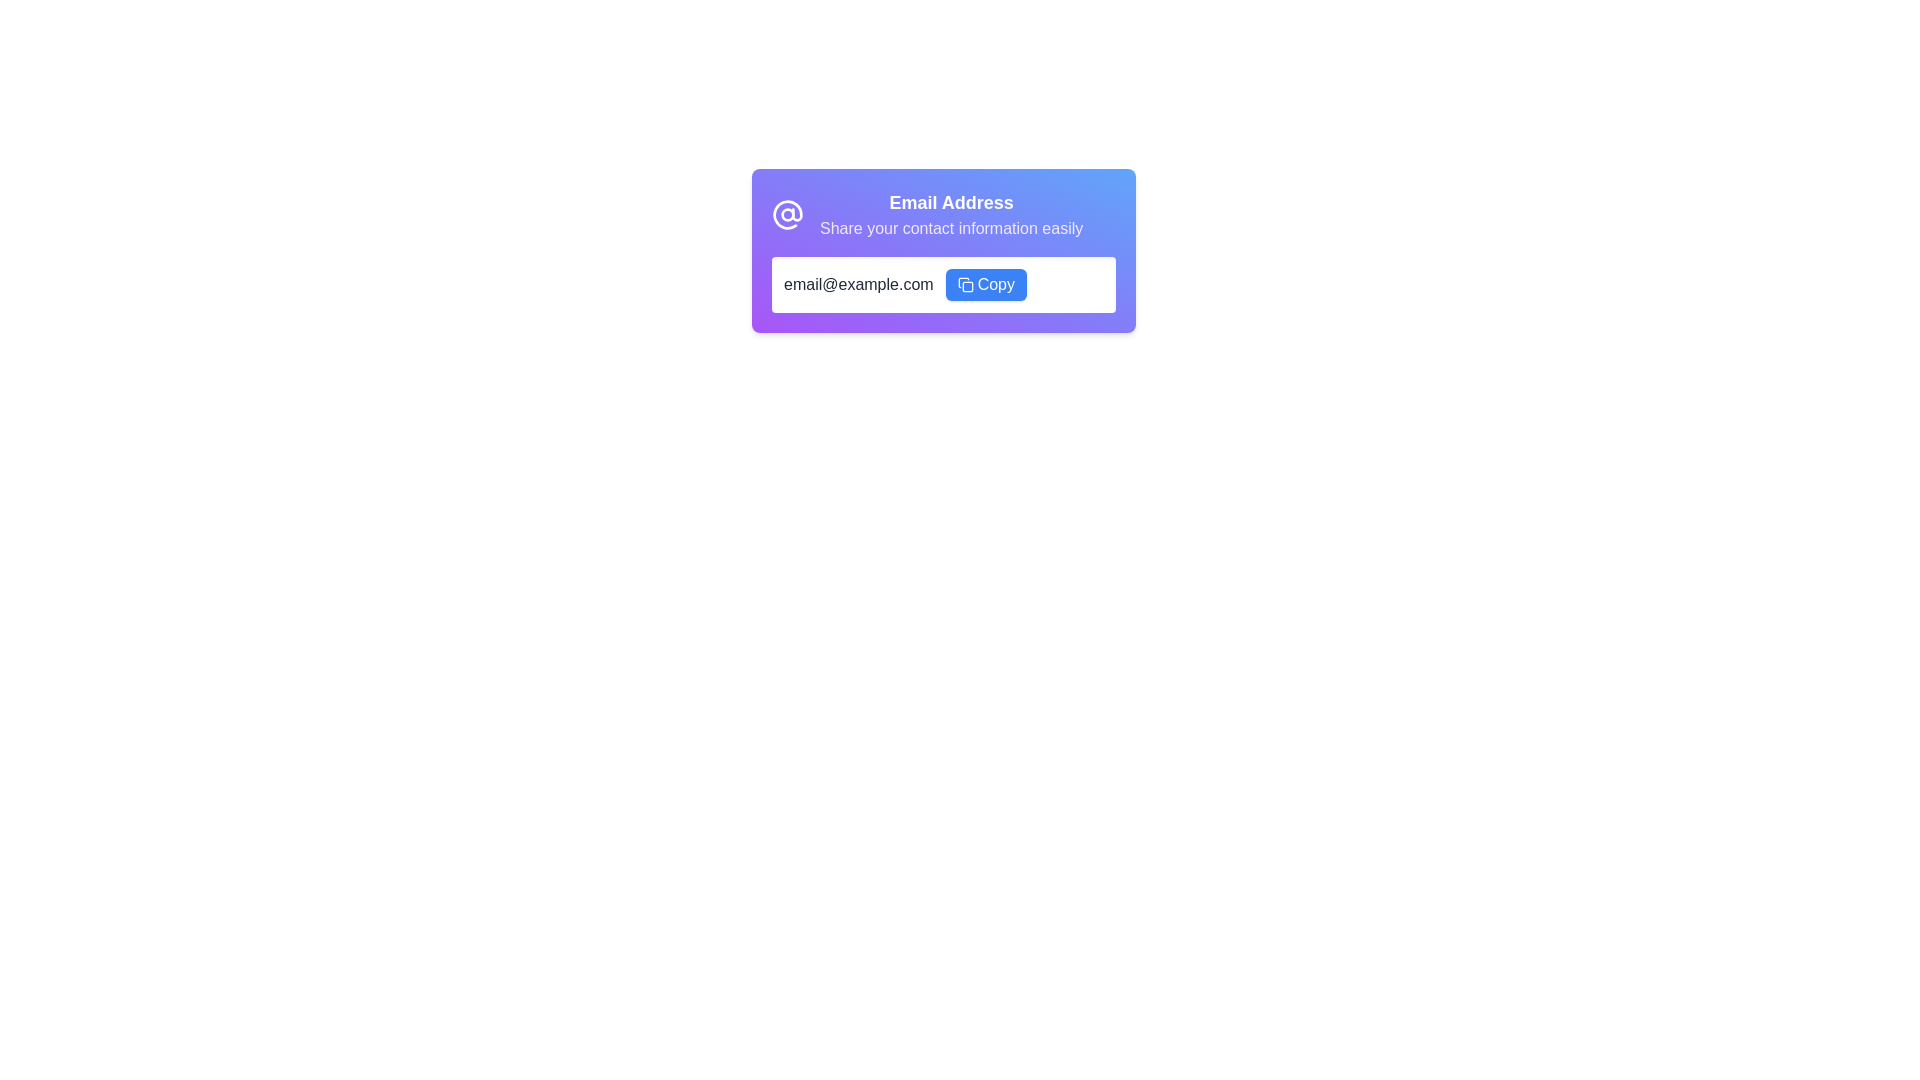 This screenshot has height=1080, width=1920. What do you see at coordinates (943, 285) in the screenshot?
I see `the 'Copy' button in the email display element to trigger hover effects` at bounding box center [943, 285].